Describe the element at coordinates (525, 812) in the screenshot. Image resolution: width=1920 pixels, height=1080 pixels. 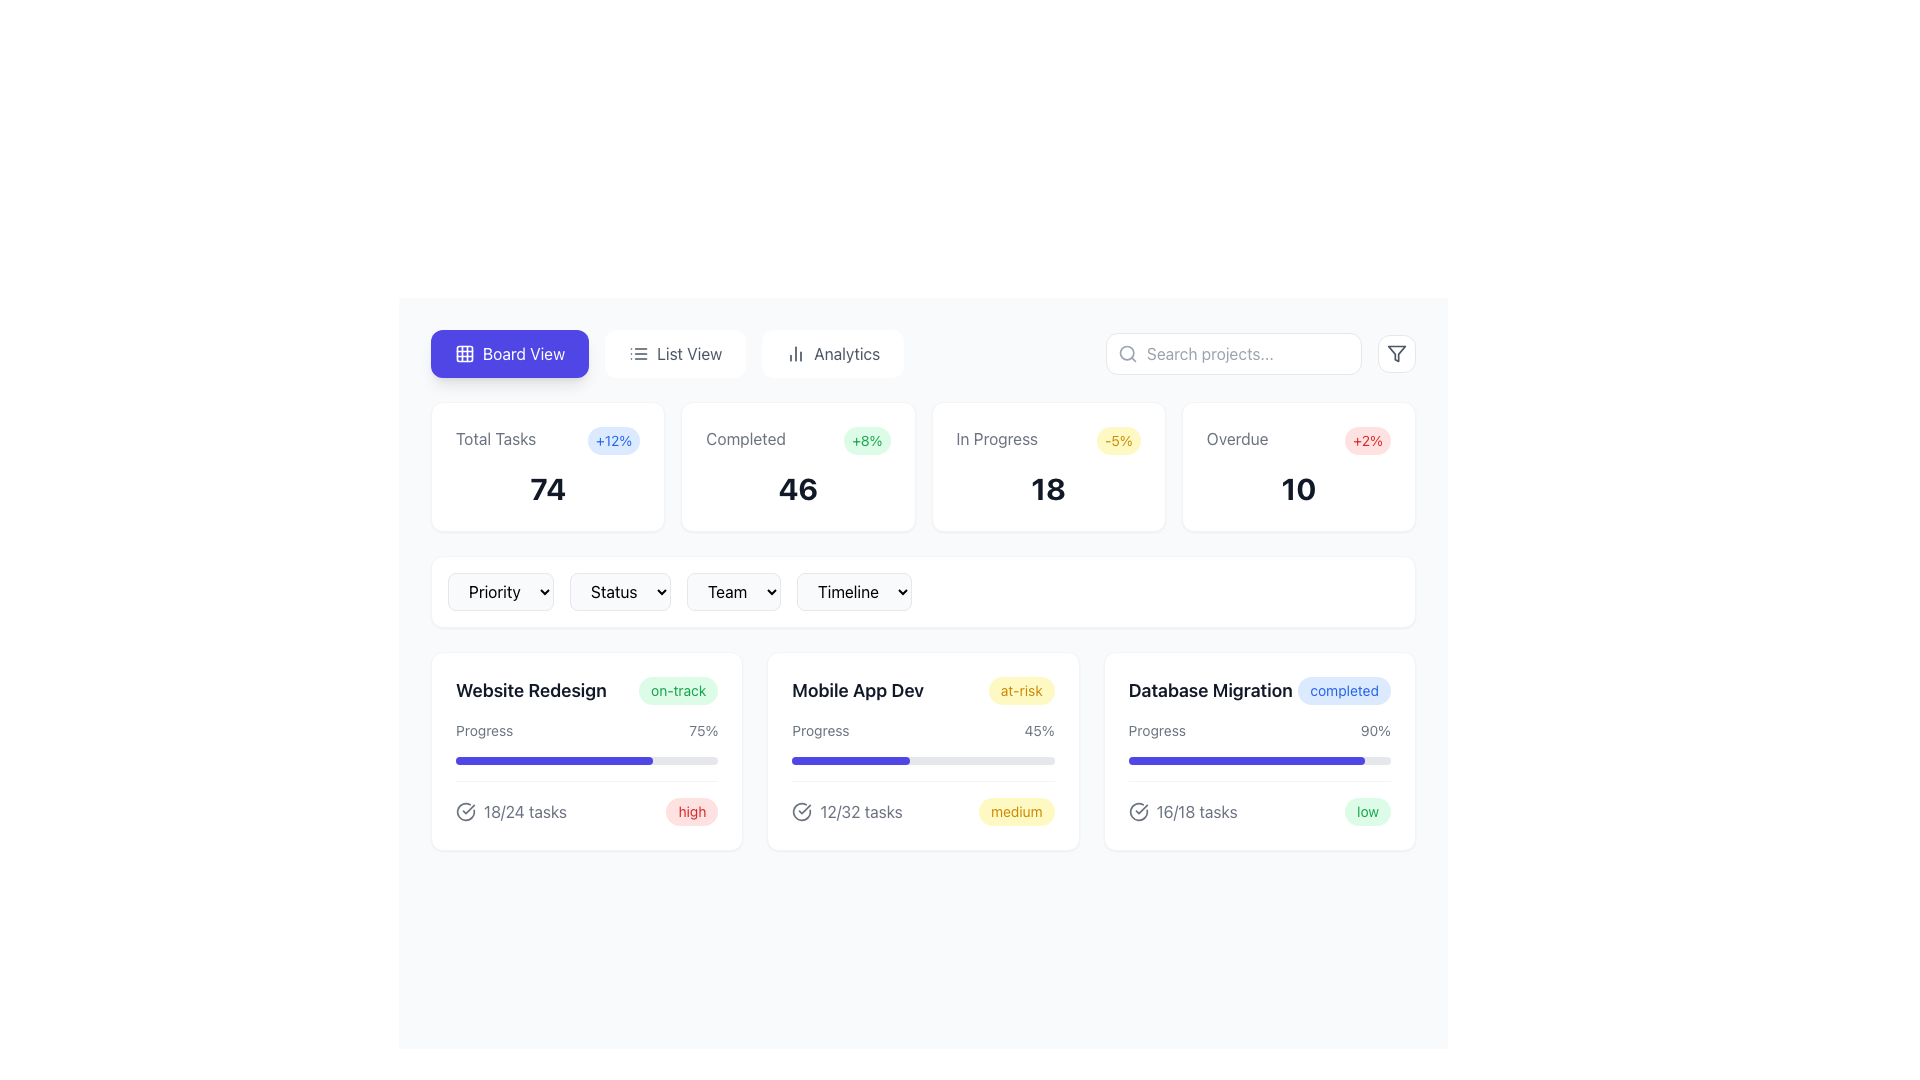
I see `information displayed in the text indicating the number of tasks completed for the 'Website Redesign' section, located beneath the section and adjacent to the checkmark icon and status indicator` at that location.